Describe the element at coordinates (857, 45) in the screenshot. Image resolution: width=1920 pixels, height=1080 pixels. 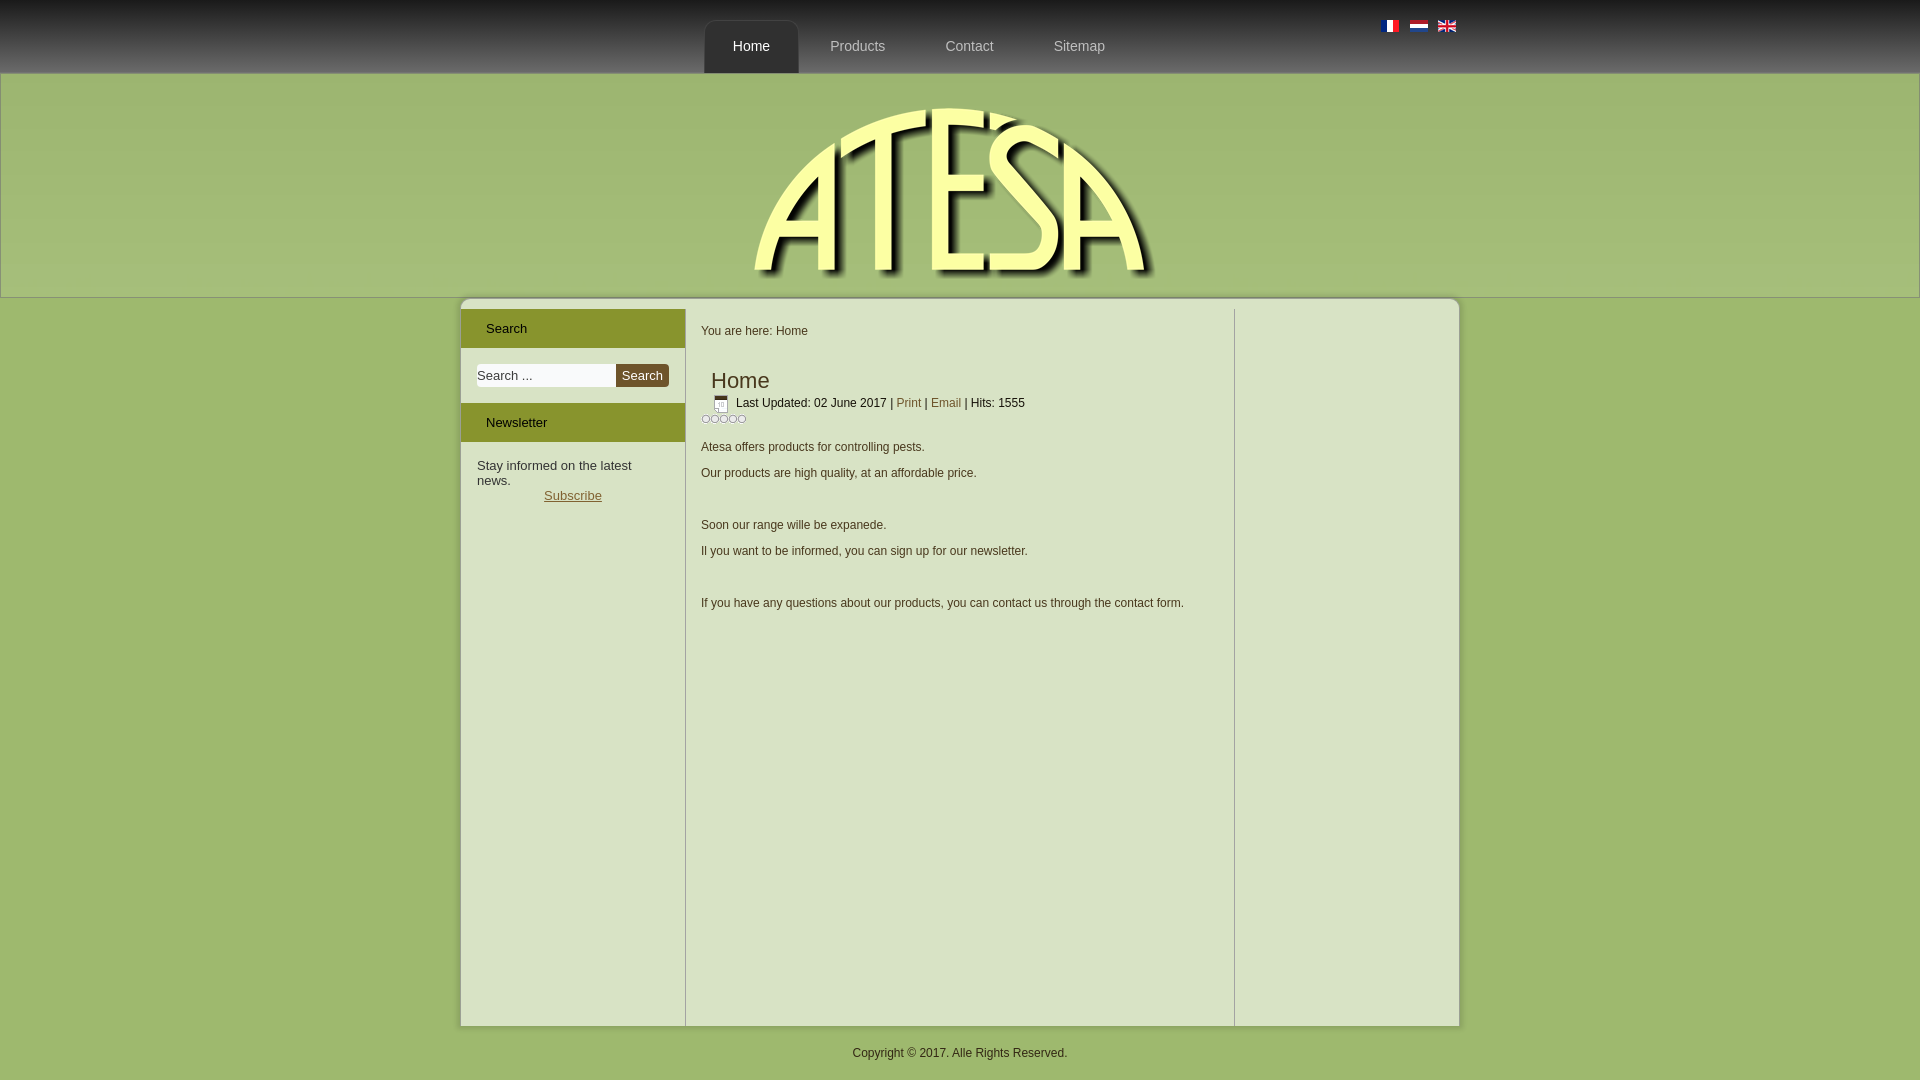
I see `'Products'` at that location.